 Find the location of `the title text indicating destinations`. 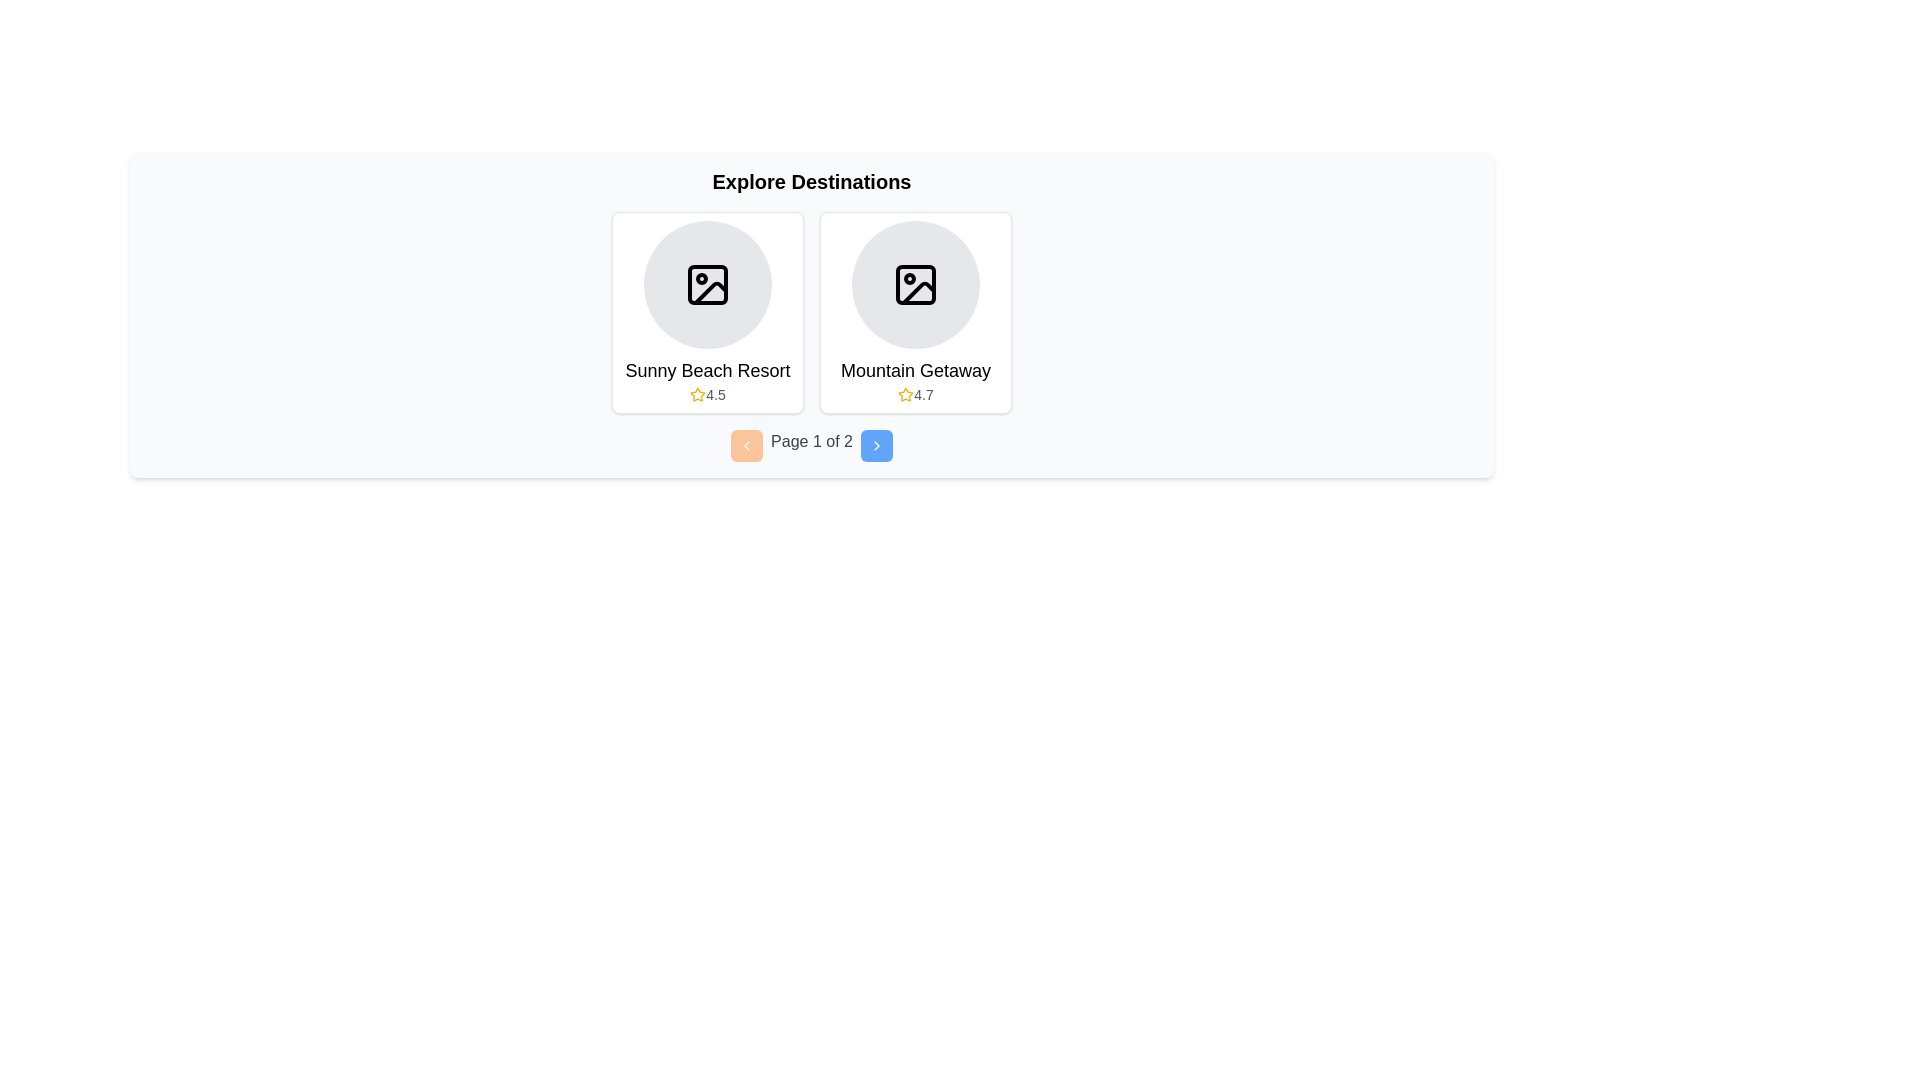

the title text indicating destinations is located at coordinates (811, 181).